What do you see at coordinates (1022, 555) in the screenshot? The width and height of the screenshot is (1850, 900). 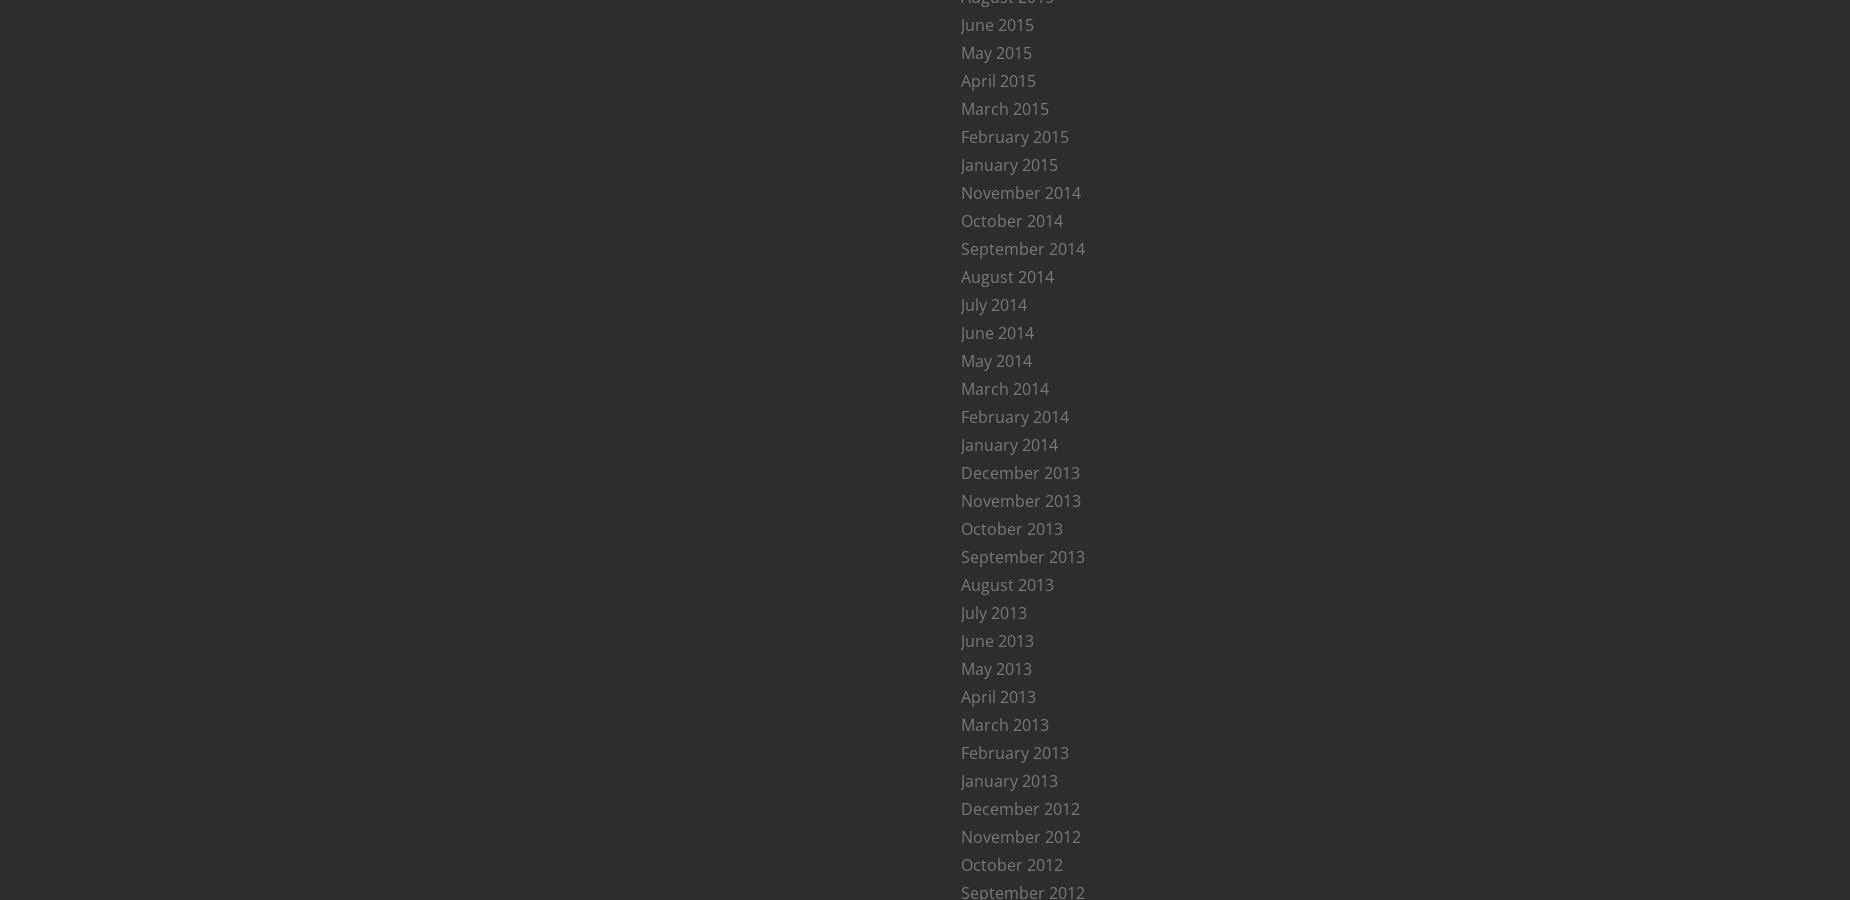 I see `'September 2013'` at bounding box center [1022, 555].